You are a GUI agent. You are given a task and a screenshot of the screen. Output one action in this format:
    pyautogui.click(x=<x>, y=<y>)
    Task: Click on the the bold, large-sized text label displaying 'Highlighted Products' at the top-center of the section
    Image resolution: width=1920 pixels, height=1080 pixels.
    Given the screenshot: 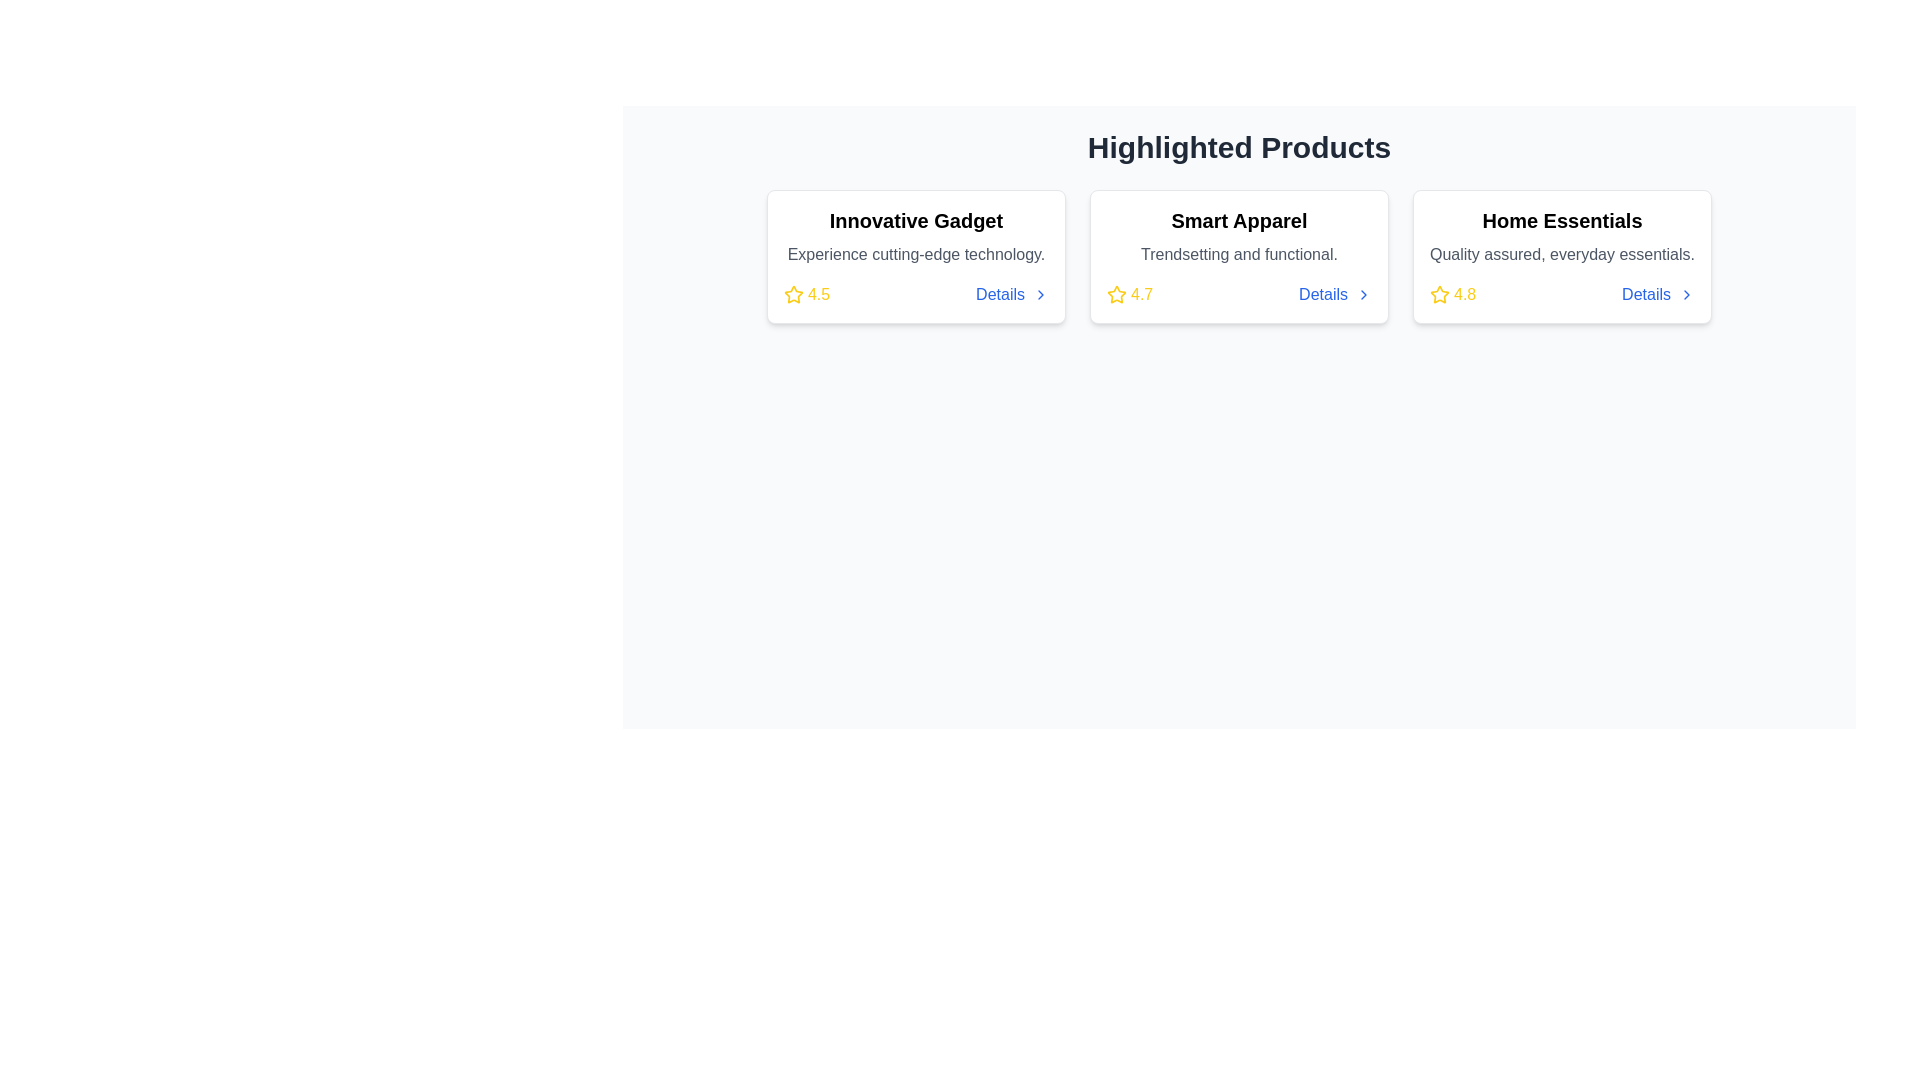 What is the action you would take?
    pyautogui.click(x=1238, y=146)
    